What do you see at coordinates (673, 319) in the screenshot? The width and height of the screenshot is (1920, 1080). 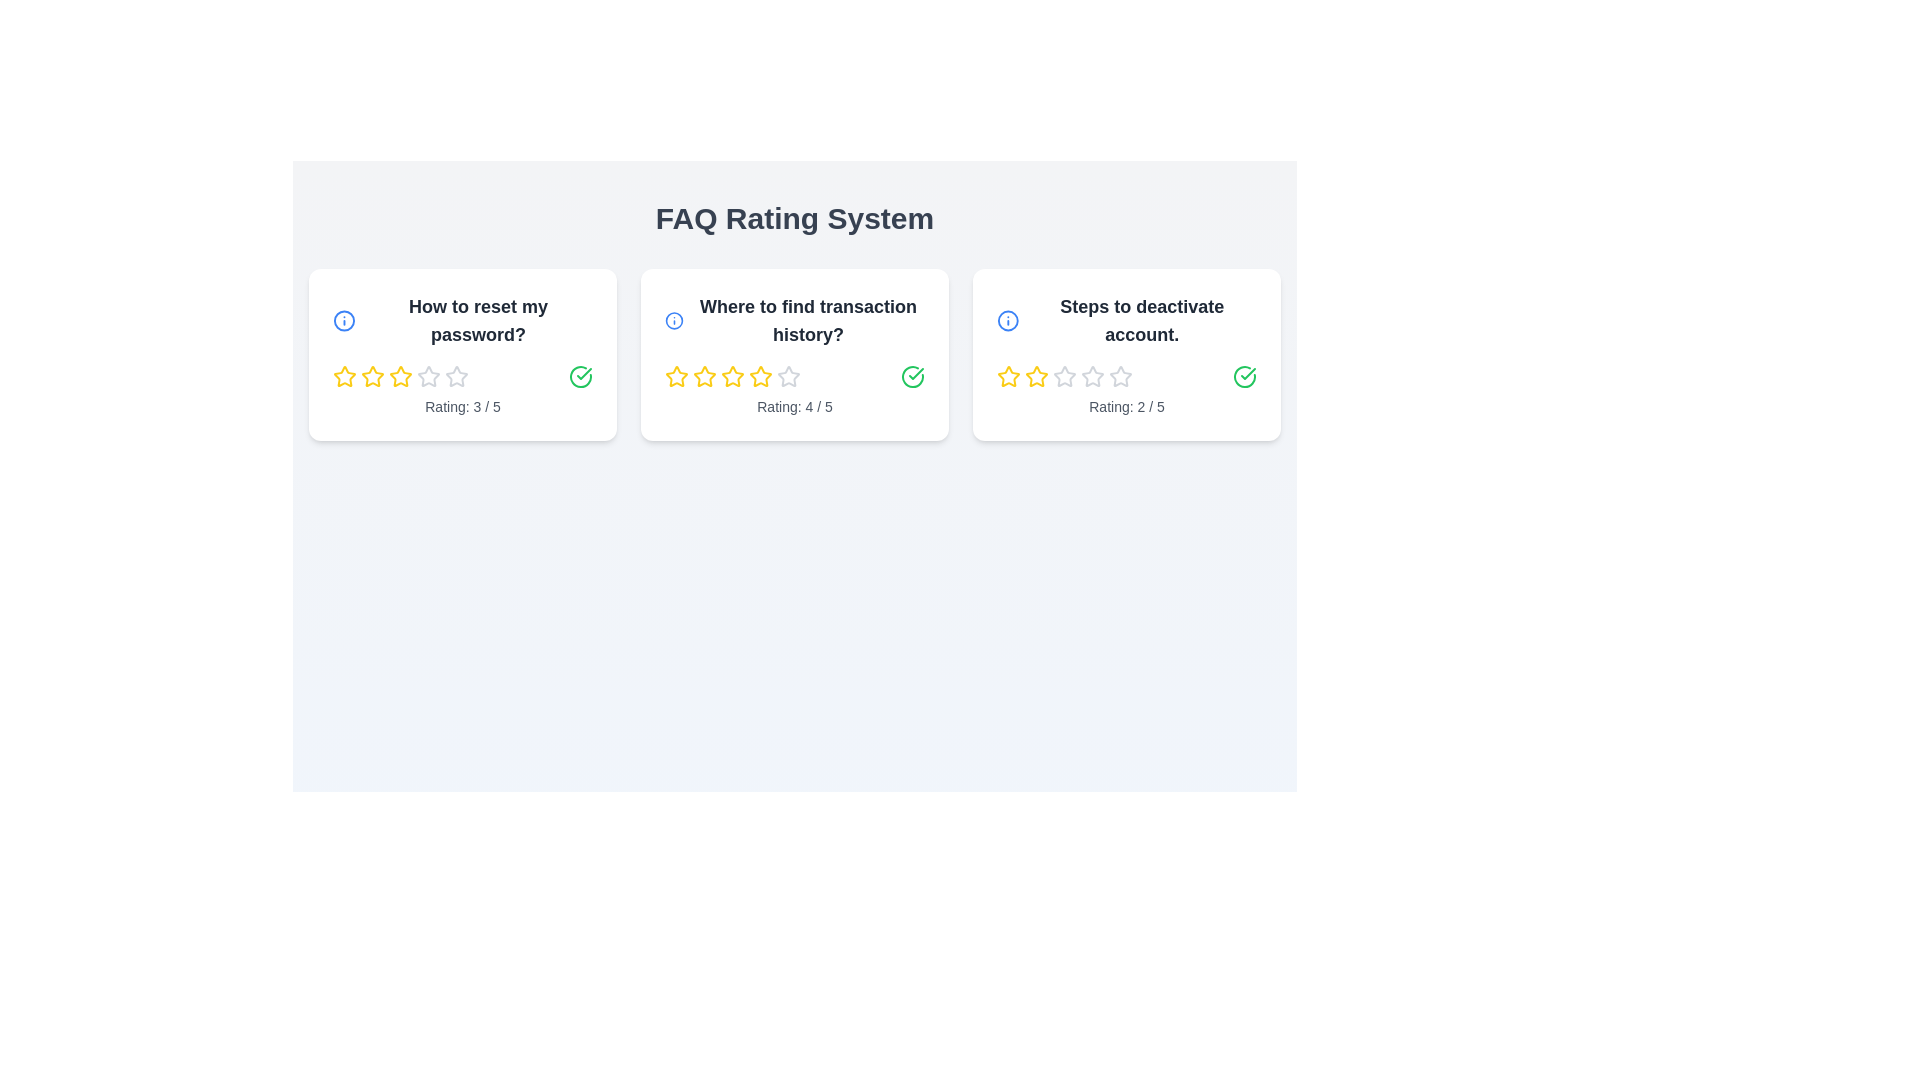 I see `the information icon of the FAQ card titled 'Where to find transaction history?'` at bounding box center [673, 319].